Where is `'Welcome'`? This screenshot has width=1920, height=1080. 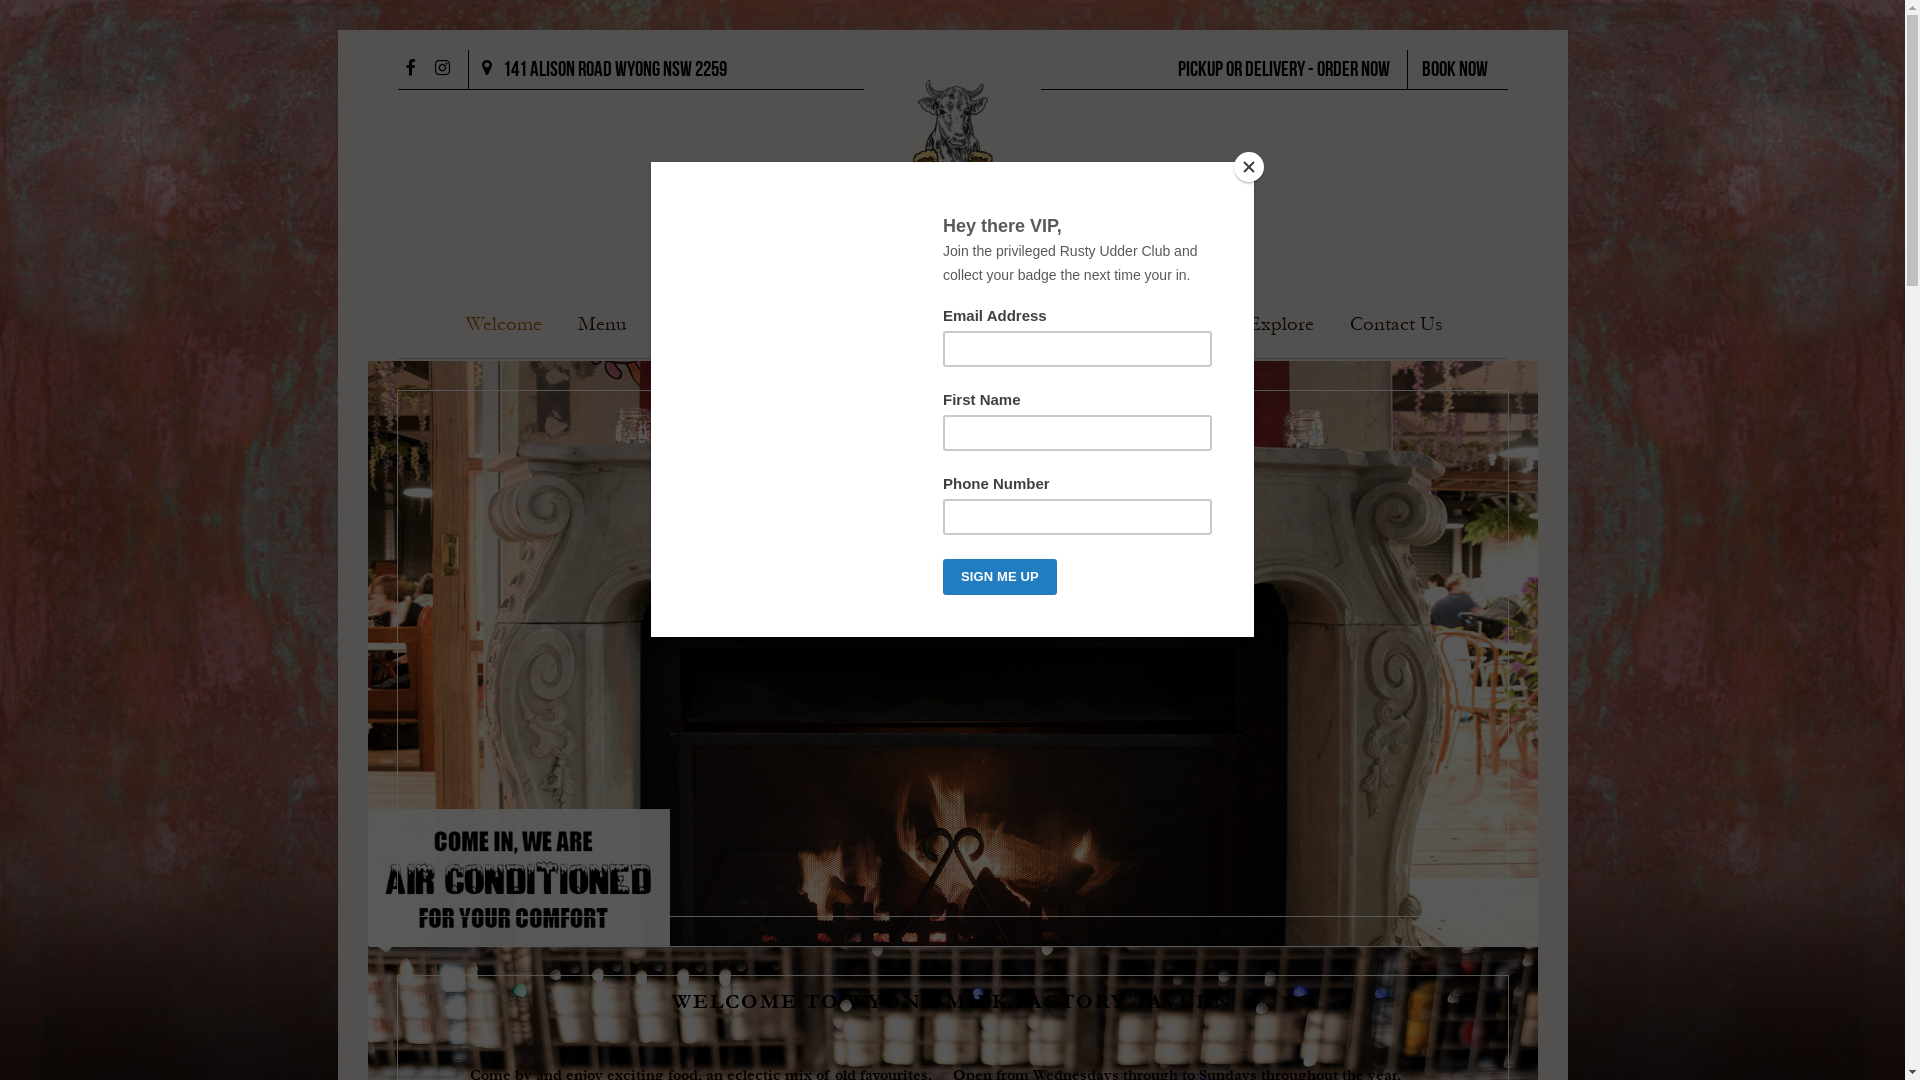 'Welcome' is located at coordinates (504, 325).